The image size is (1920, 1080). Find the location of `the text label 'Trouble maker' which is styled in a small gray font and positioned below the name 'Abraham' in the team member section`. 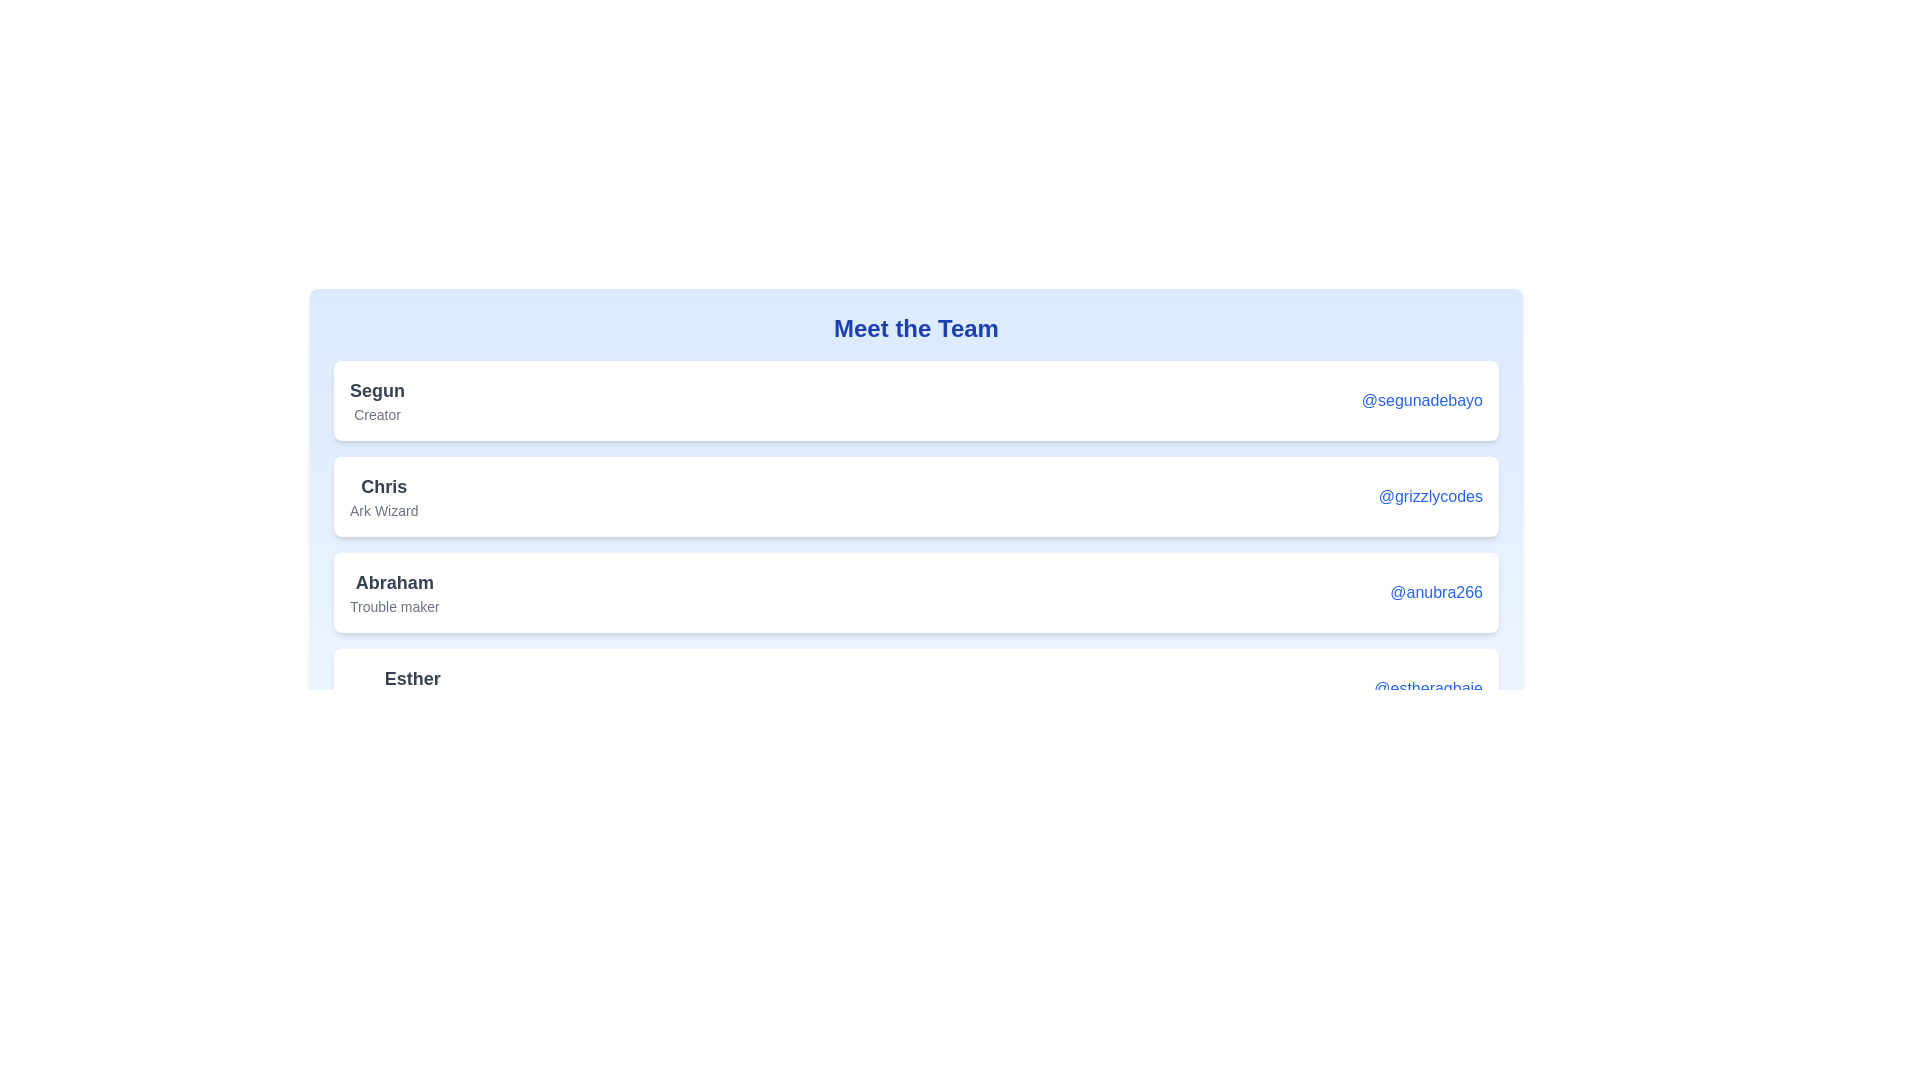

the text label 'Trouble maker' which is styled in a small gray font and positioned below the name 'Abraham' in the team member section is located at coordinates (394, 605).